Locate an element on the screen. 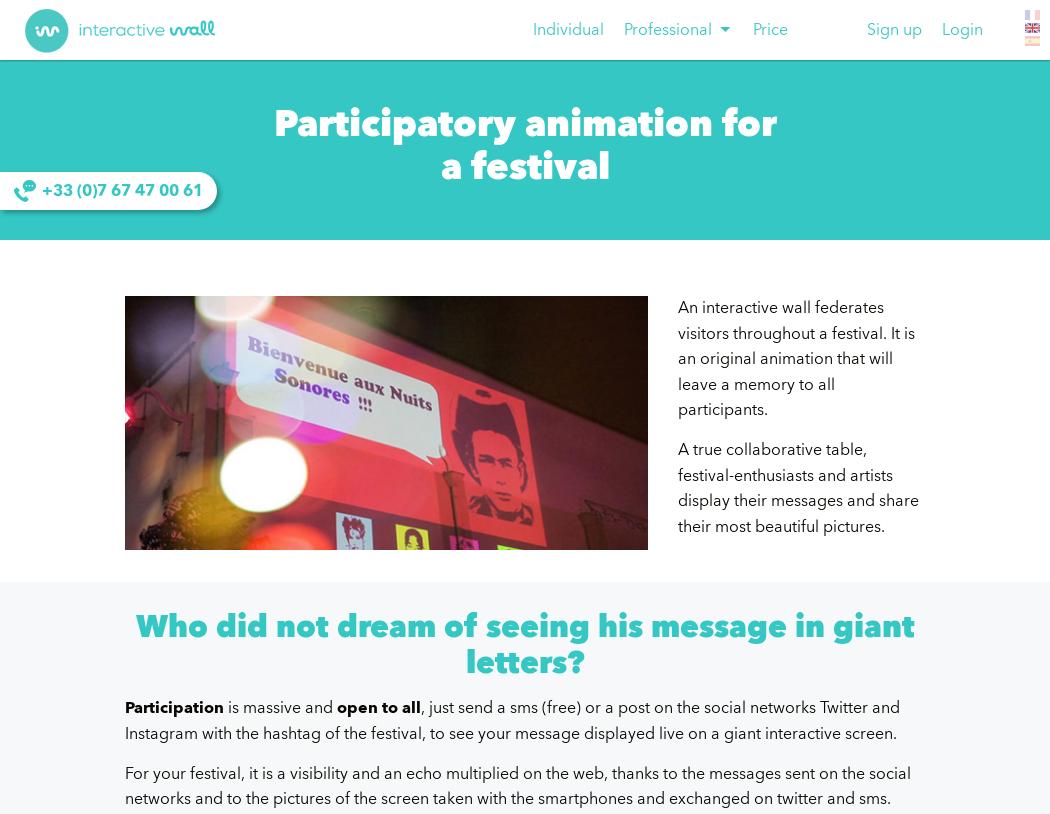 This screenshot has height=814, width=1050. 'A true collaborative table, festival-enthusiasts and artists display their messages and share their most beautiful pictures.' is located at coordinates (797, 486).